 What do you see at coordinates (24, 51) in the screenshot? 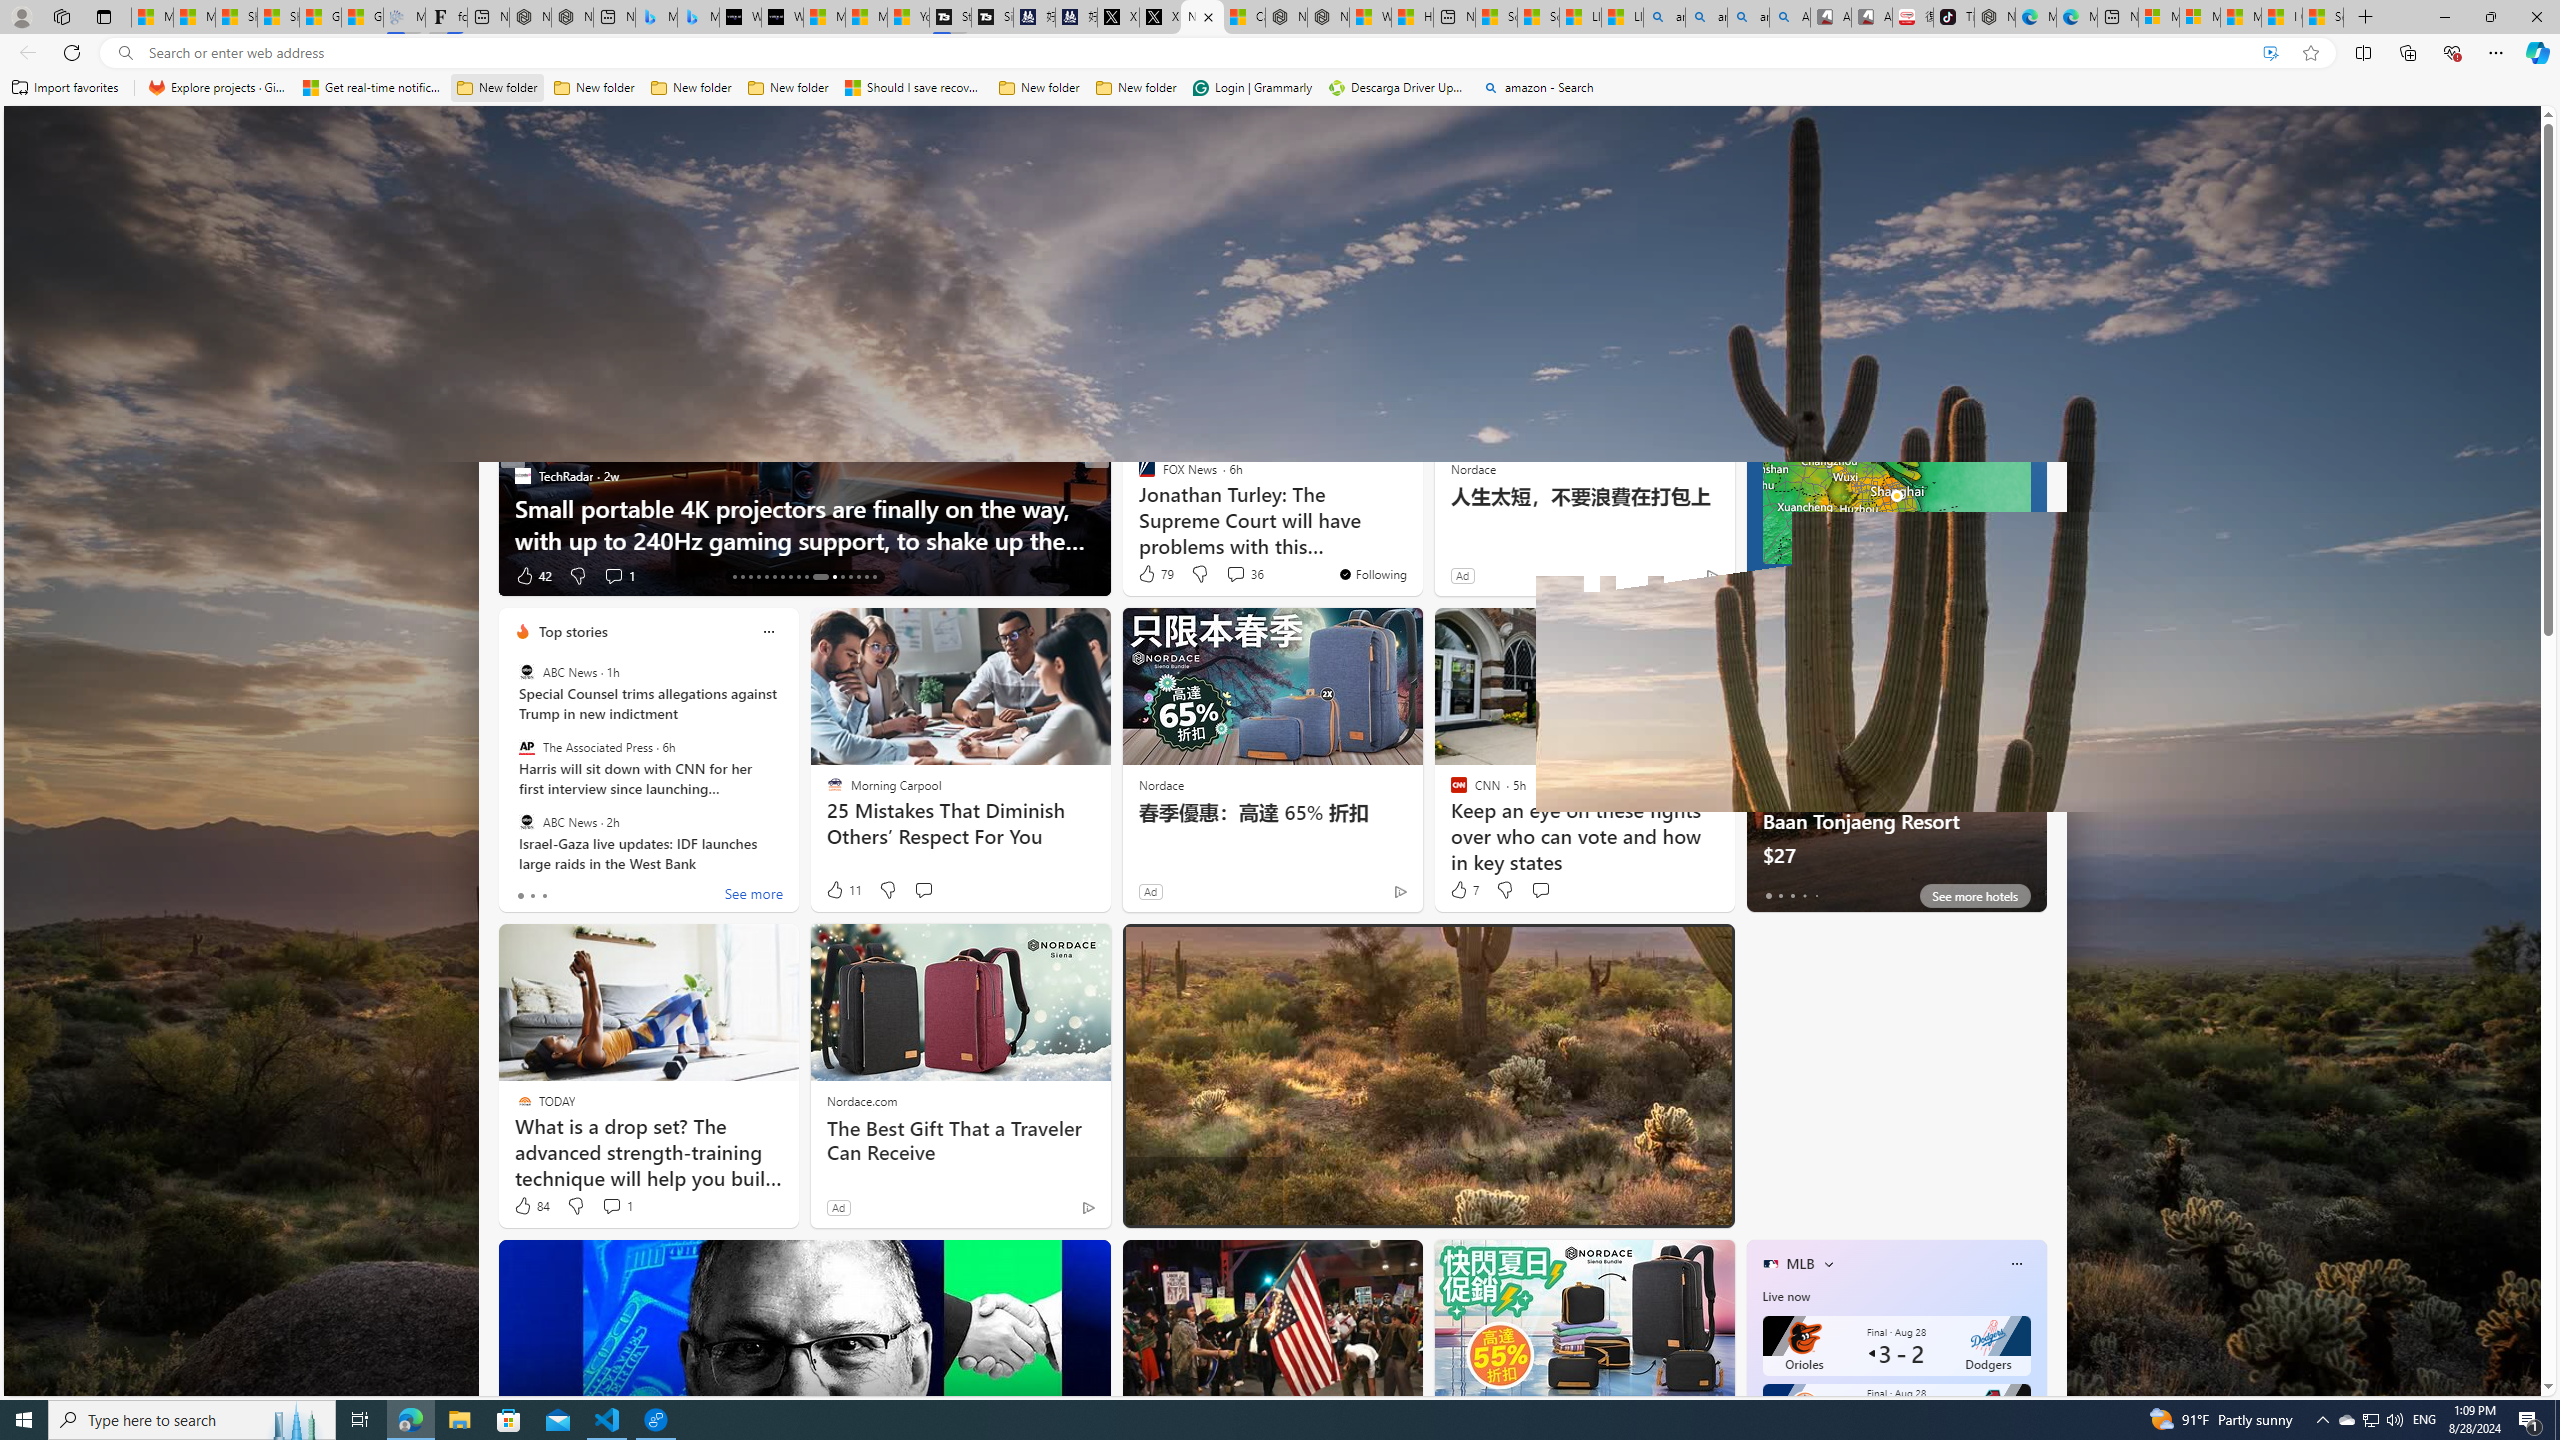
I see `'Back'` at bounding box center [24, 51].